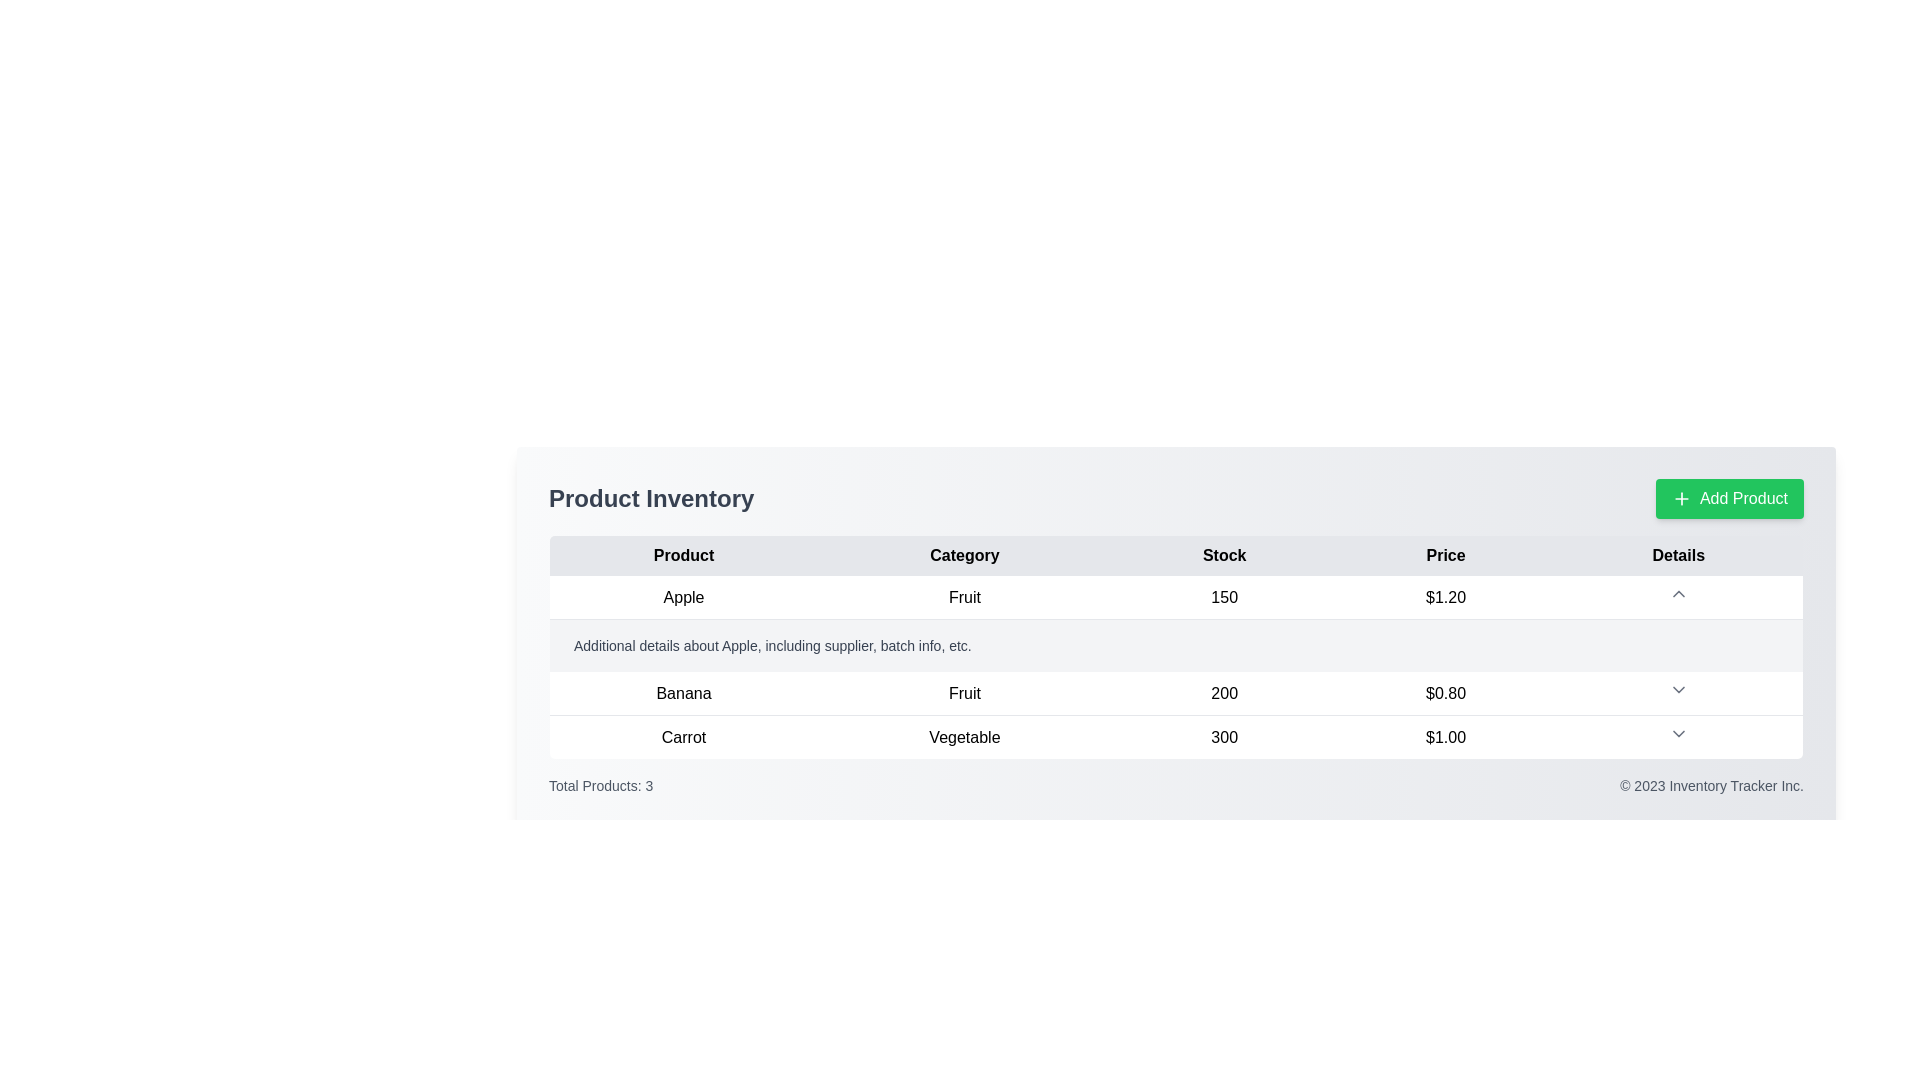  I want to click on the 'Stock' text label, which is the third column header in a table, styled with black typography on a light gray background, so click(1223, 555).